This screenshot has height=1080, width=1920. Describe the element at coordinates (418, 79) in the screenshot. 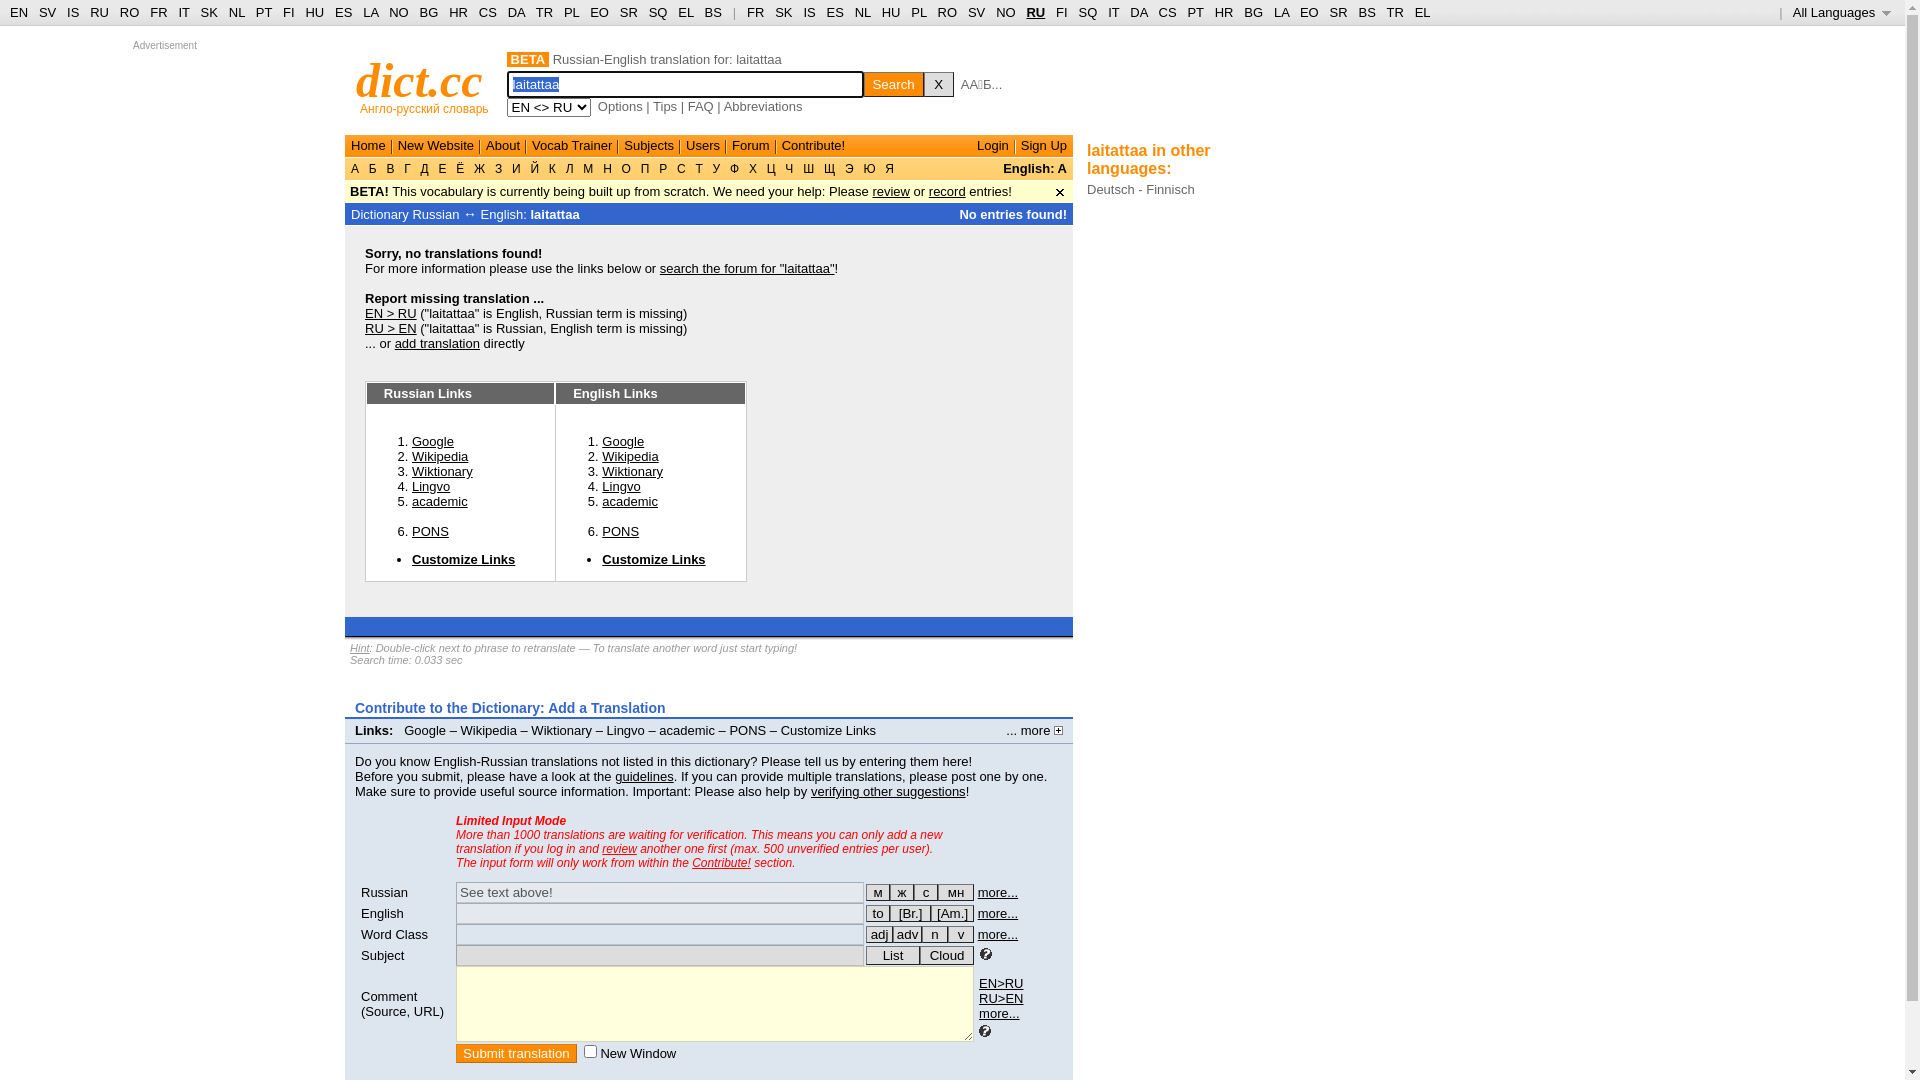

I see `'dict.cc'` at that location.